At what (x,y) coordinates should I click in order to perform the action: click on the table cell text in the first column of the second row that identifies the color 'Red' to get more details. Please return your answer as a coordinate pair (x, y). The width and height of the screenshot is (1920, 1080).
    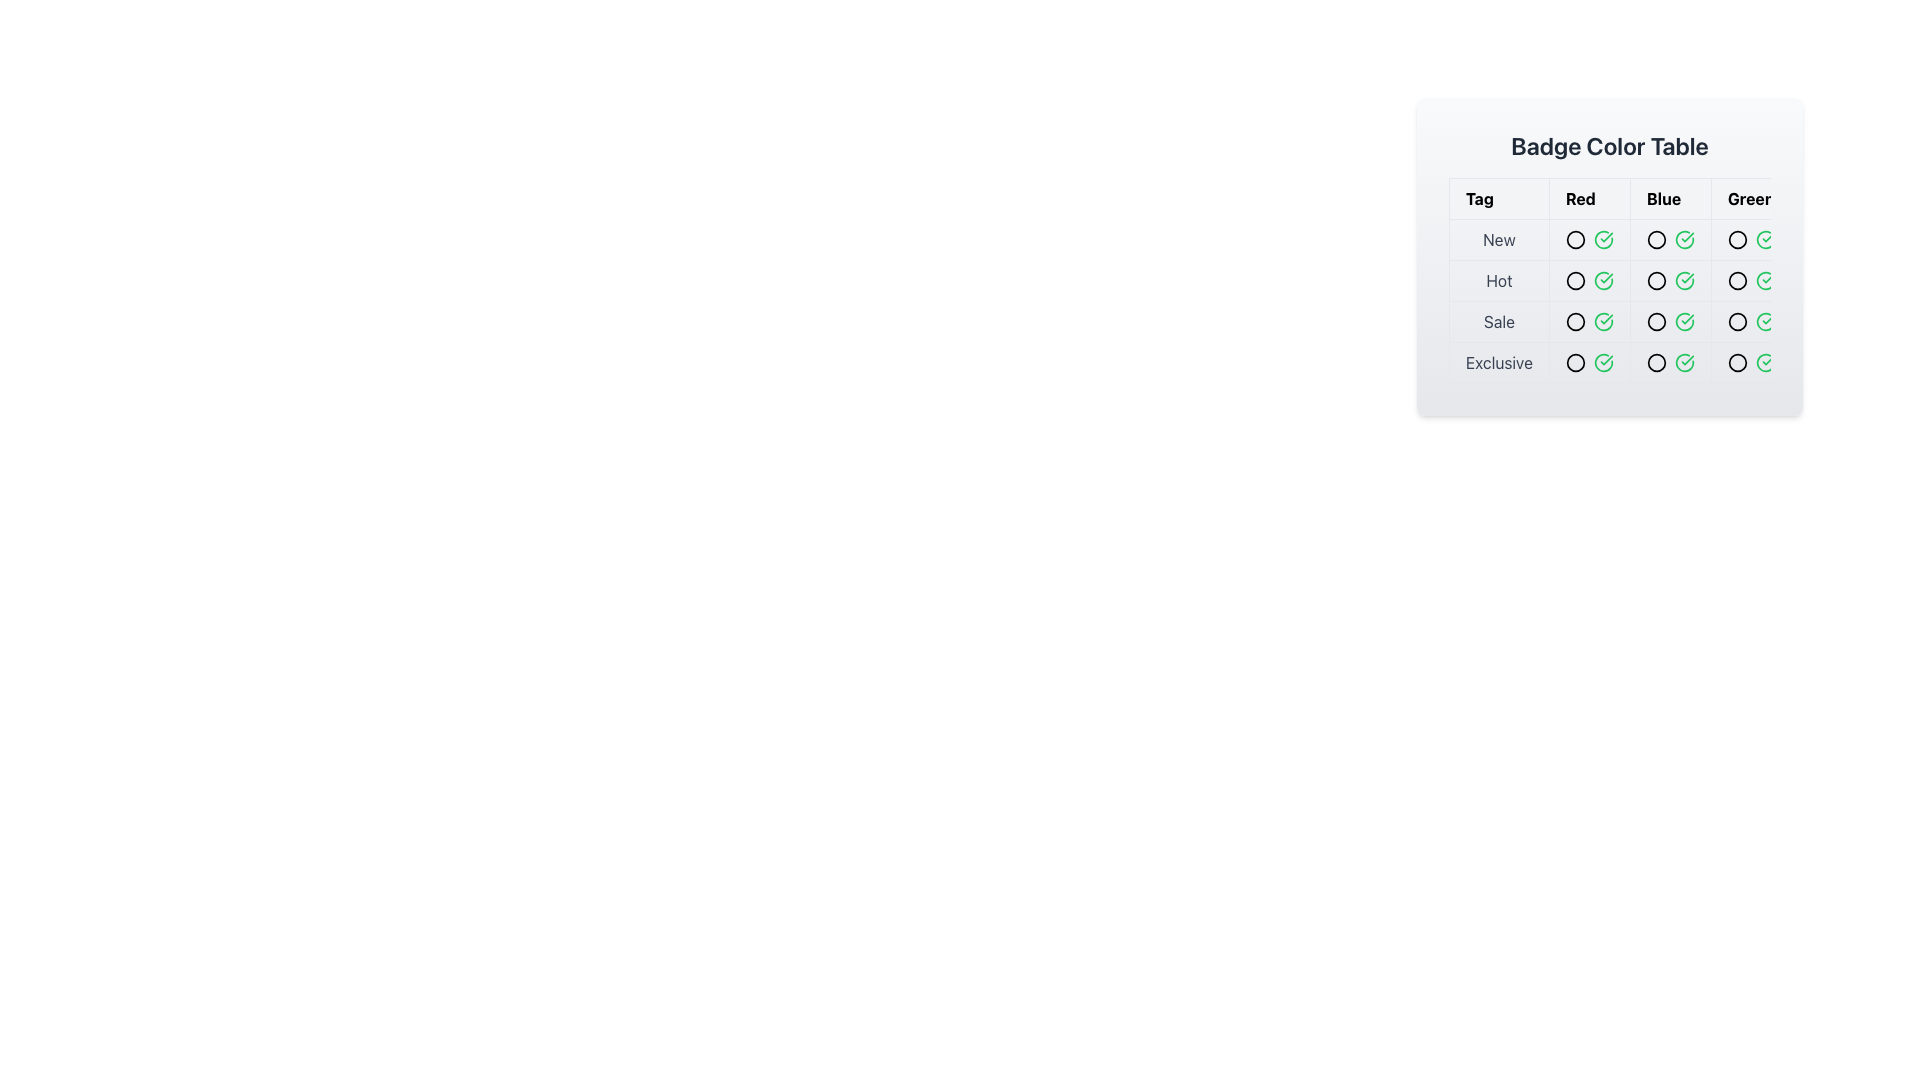
    Looking at the image, I should click on (1609, 281).